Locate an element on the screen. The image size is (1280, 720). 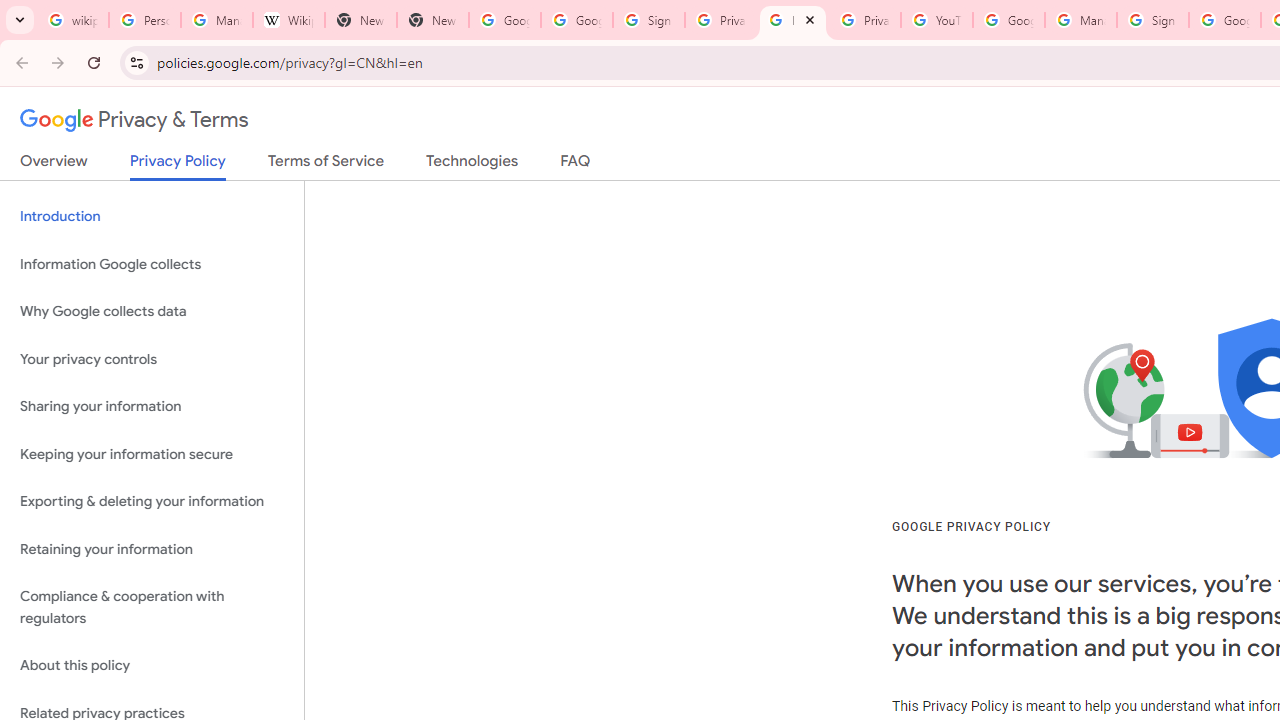
'FAQ' is located at coordinates (575, 164).